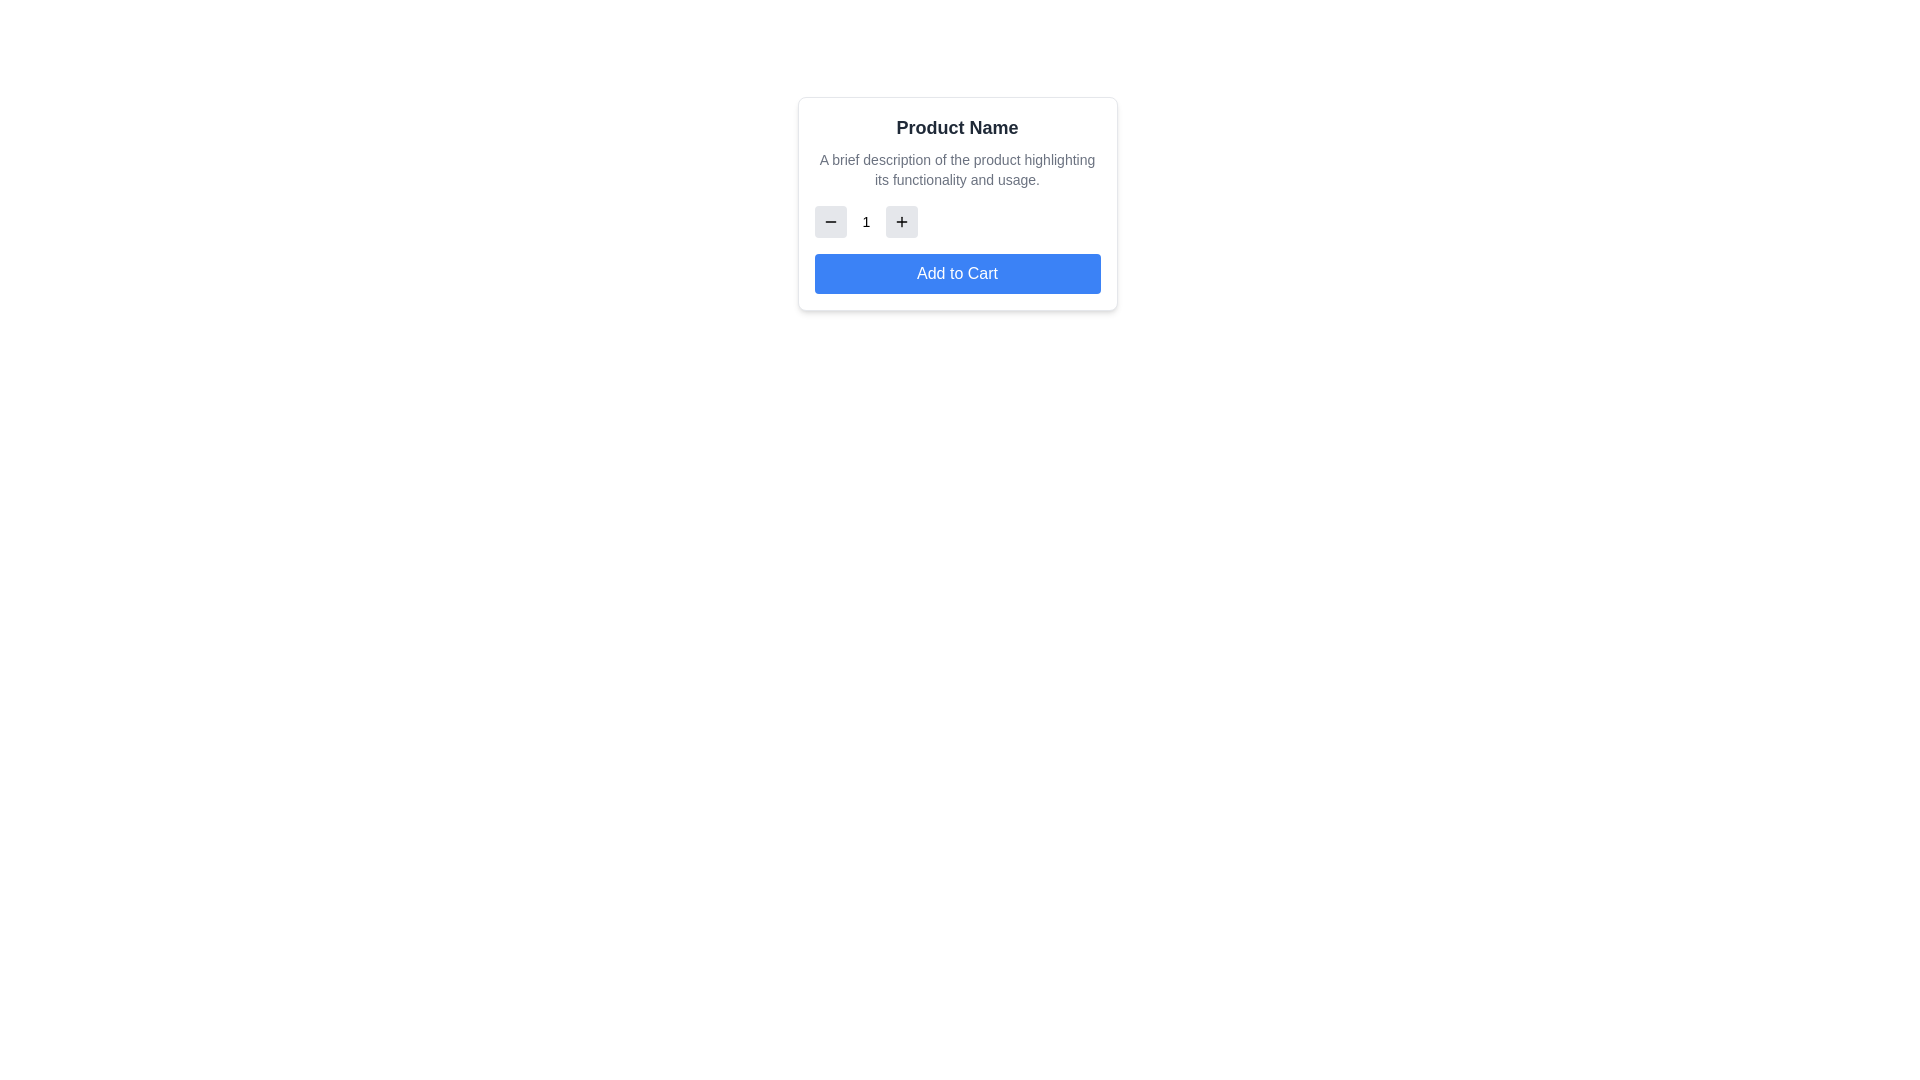 This screenshot has width=1920, height=1080. I want to click on the medium-sized numeral '1' displayed in a sans-serif font, which is centrally located between a minus sign button and a plus sign button in the quantity management controls of a product interface, so click(866, 222).